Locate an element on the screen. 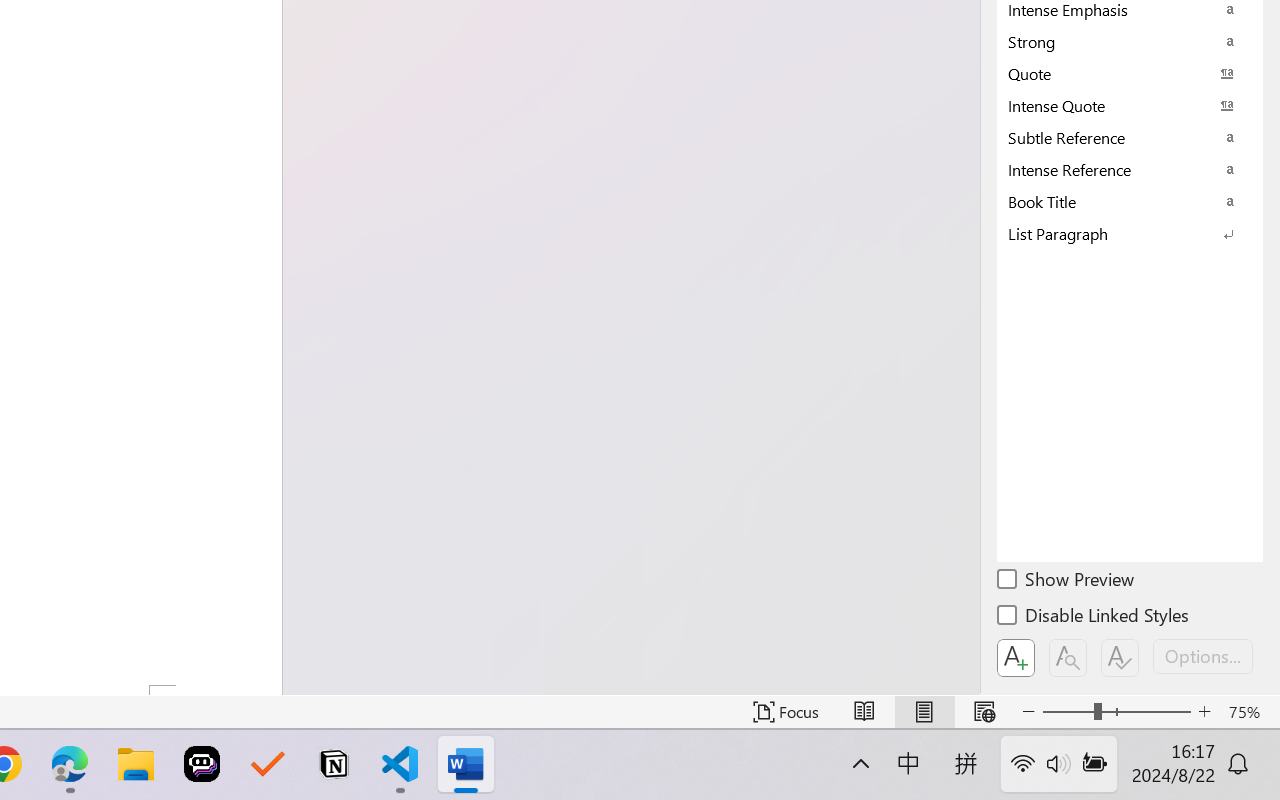 This screenshot has height=800, width=1280. 'List Paragraph' is located at coordinates (1130, 233).